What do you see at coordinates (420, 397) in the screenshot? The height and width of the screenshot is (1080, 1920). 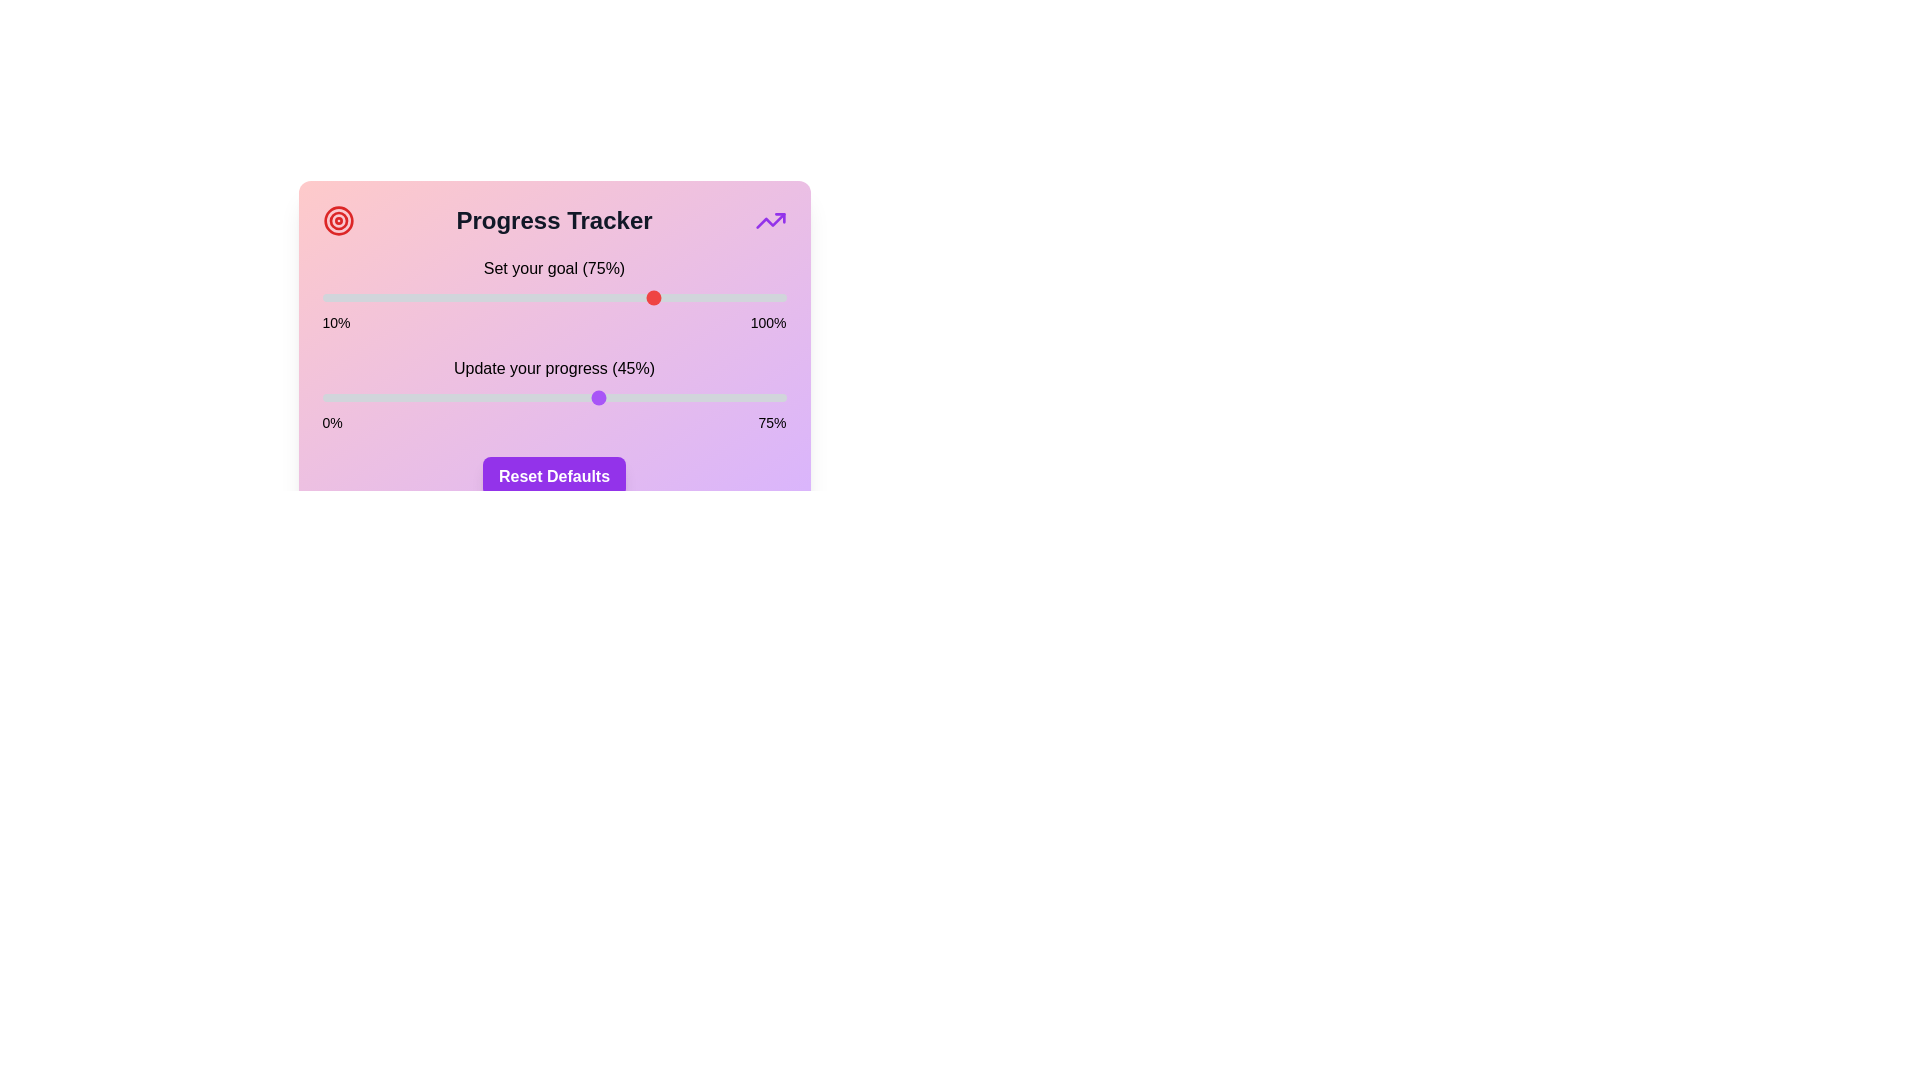 I see `the 'Update your progress' slider to set the progress to 16%` at bounding box center [420, 397].